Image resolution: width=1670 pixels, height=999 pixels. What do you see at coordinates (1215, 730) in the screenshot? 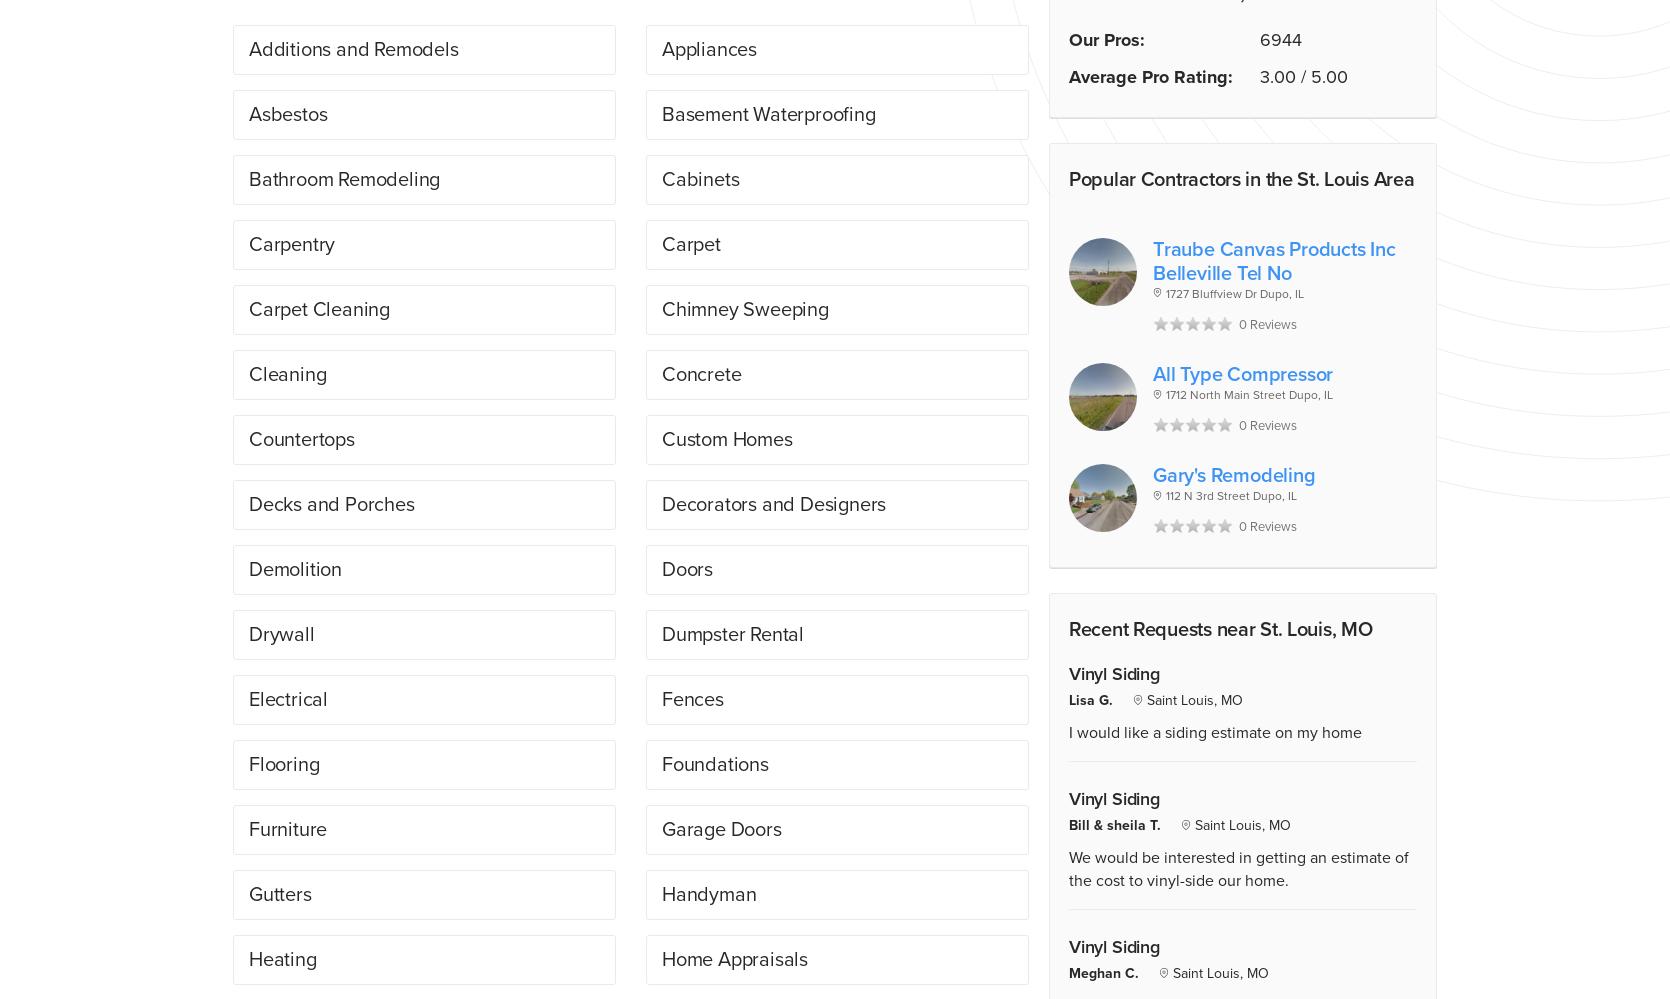
I see `'I would like a siding estimate on my home'` at bounding box center [1215, 730].